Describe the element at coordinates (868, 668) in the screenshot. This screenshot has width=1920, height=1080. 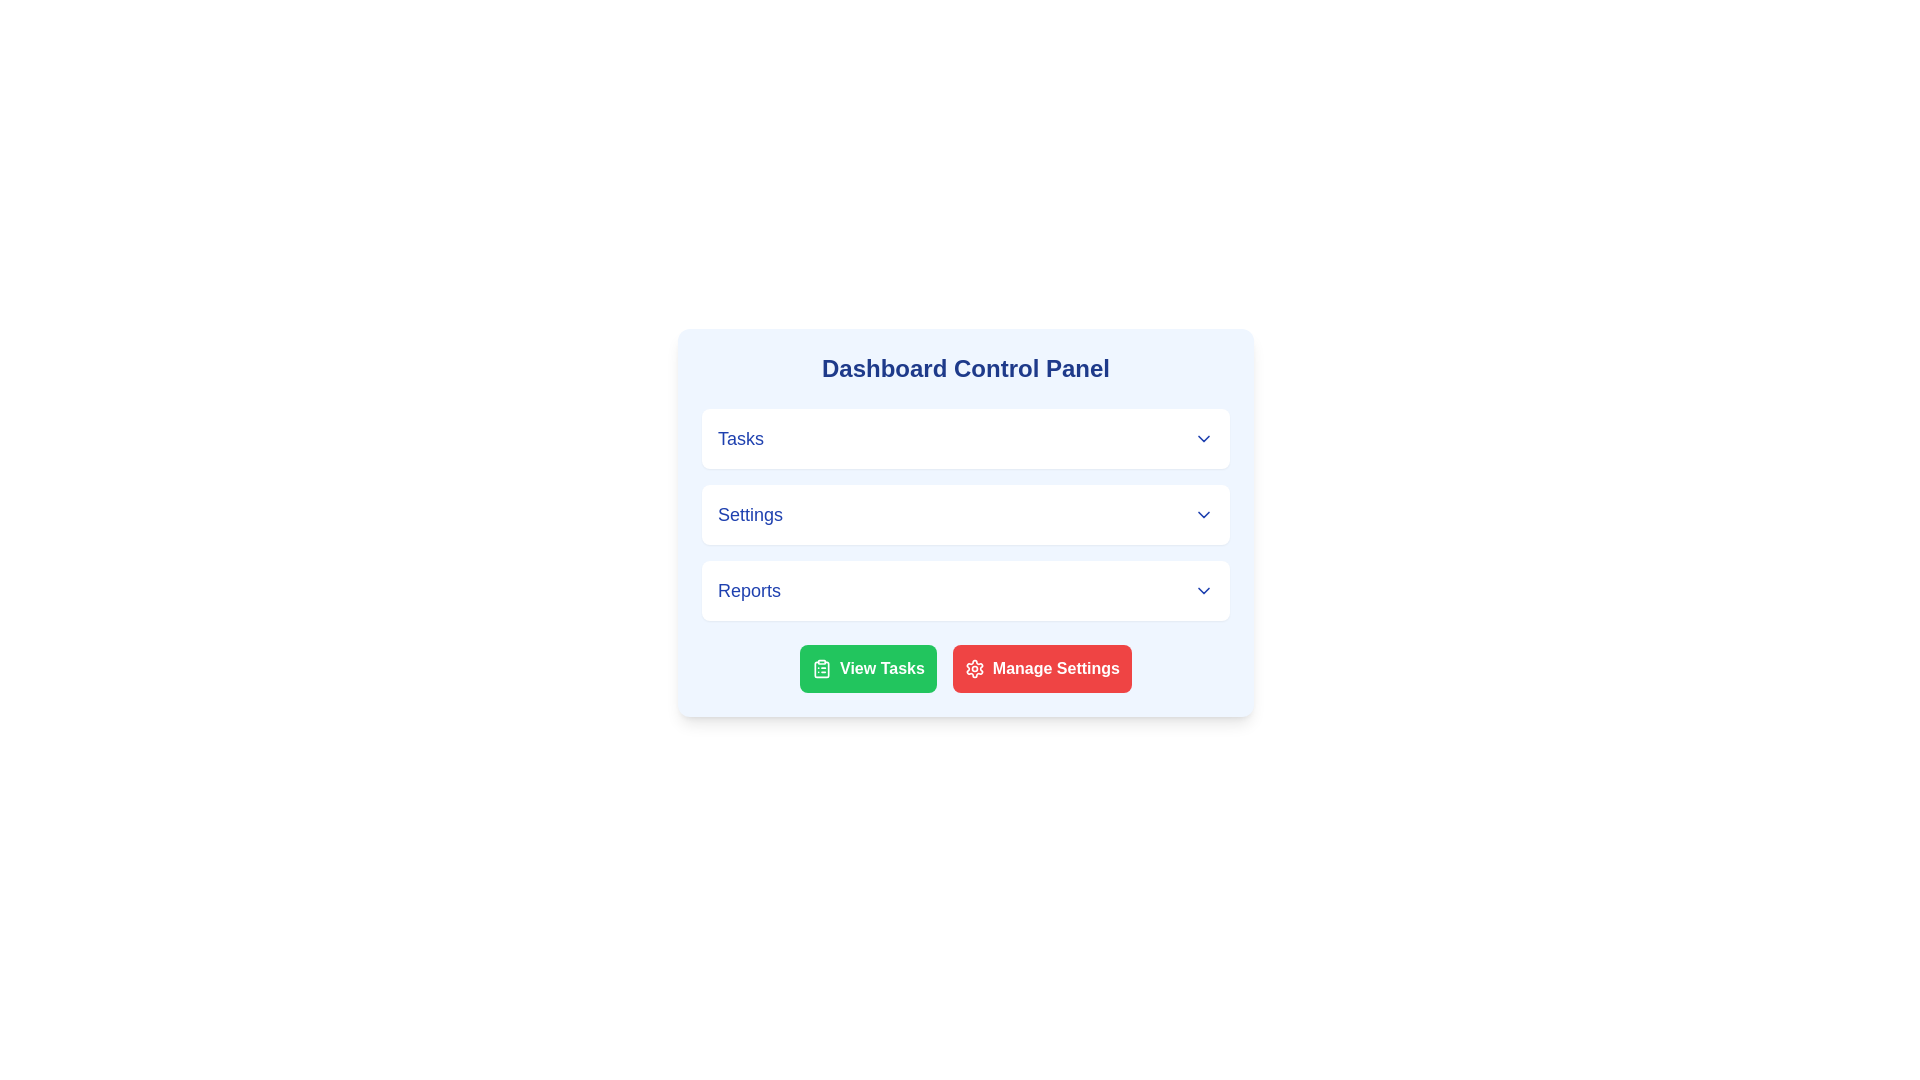
I see `the first button located at the bottom-left area of the 'Dashboard Control Panel'` at that location.